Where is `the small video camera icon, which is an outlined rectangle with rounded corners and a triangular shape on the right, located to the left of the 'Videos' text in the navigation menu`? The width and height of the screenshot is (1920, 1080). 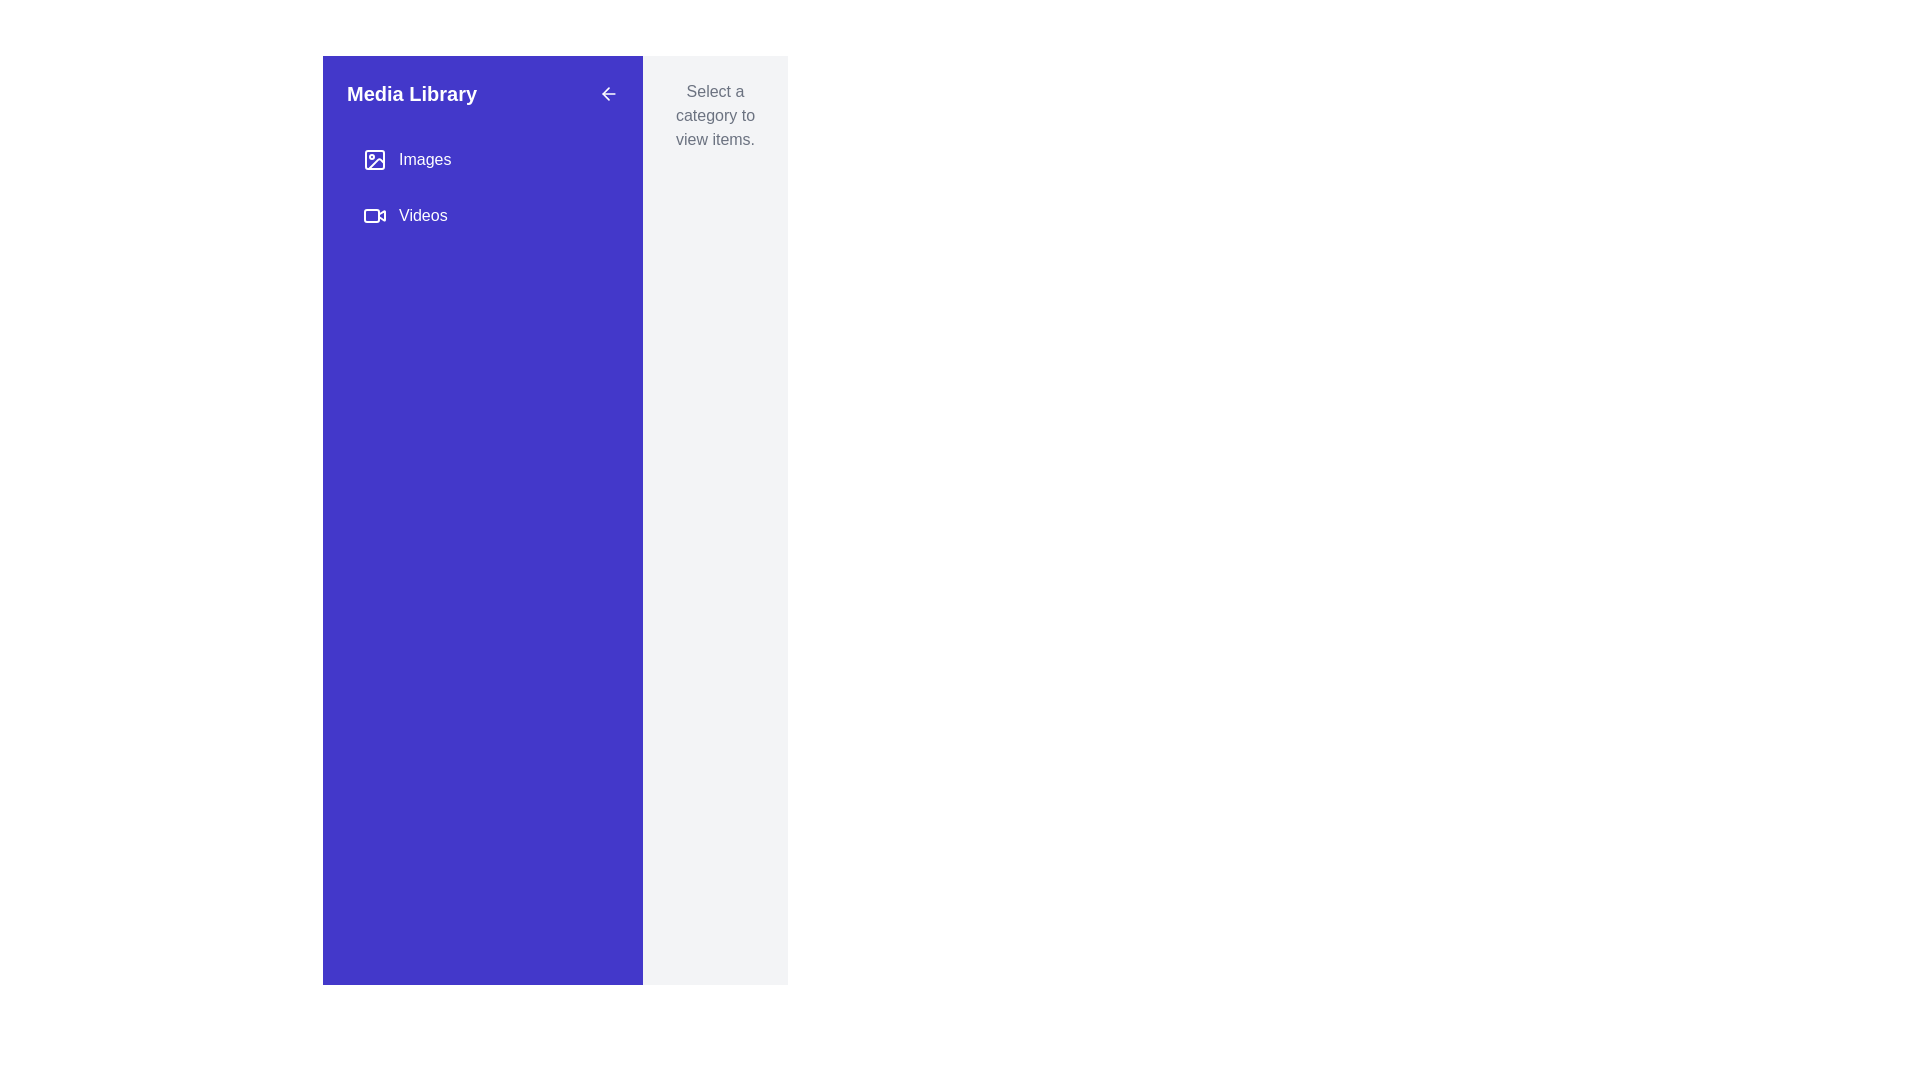
the small video camera icon, which is an outlined rectangle with rounded corners and a triangular shape on the right, located to the left of the 'Videos' text in the navigation menu is located at coordinates (374, 216).